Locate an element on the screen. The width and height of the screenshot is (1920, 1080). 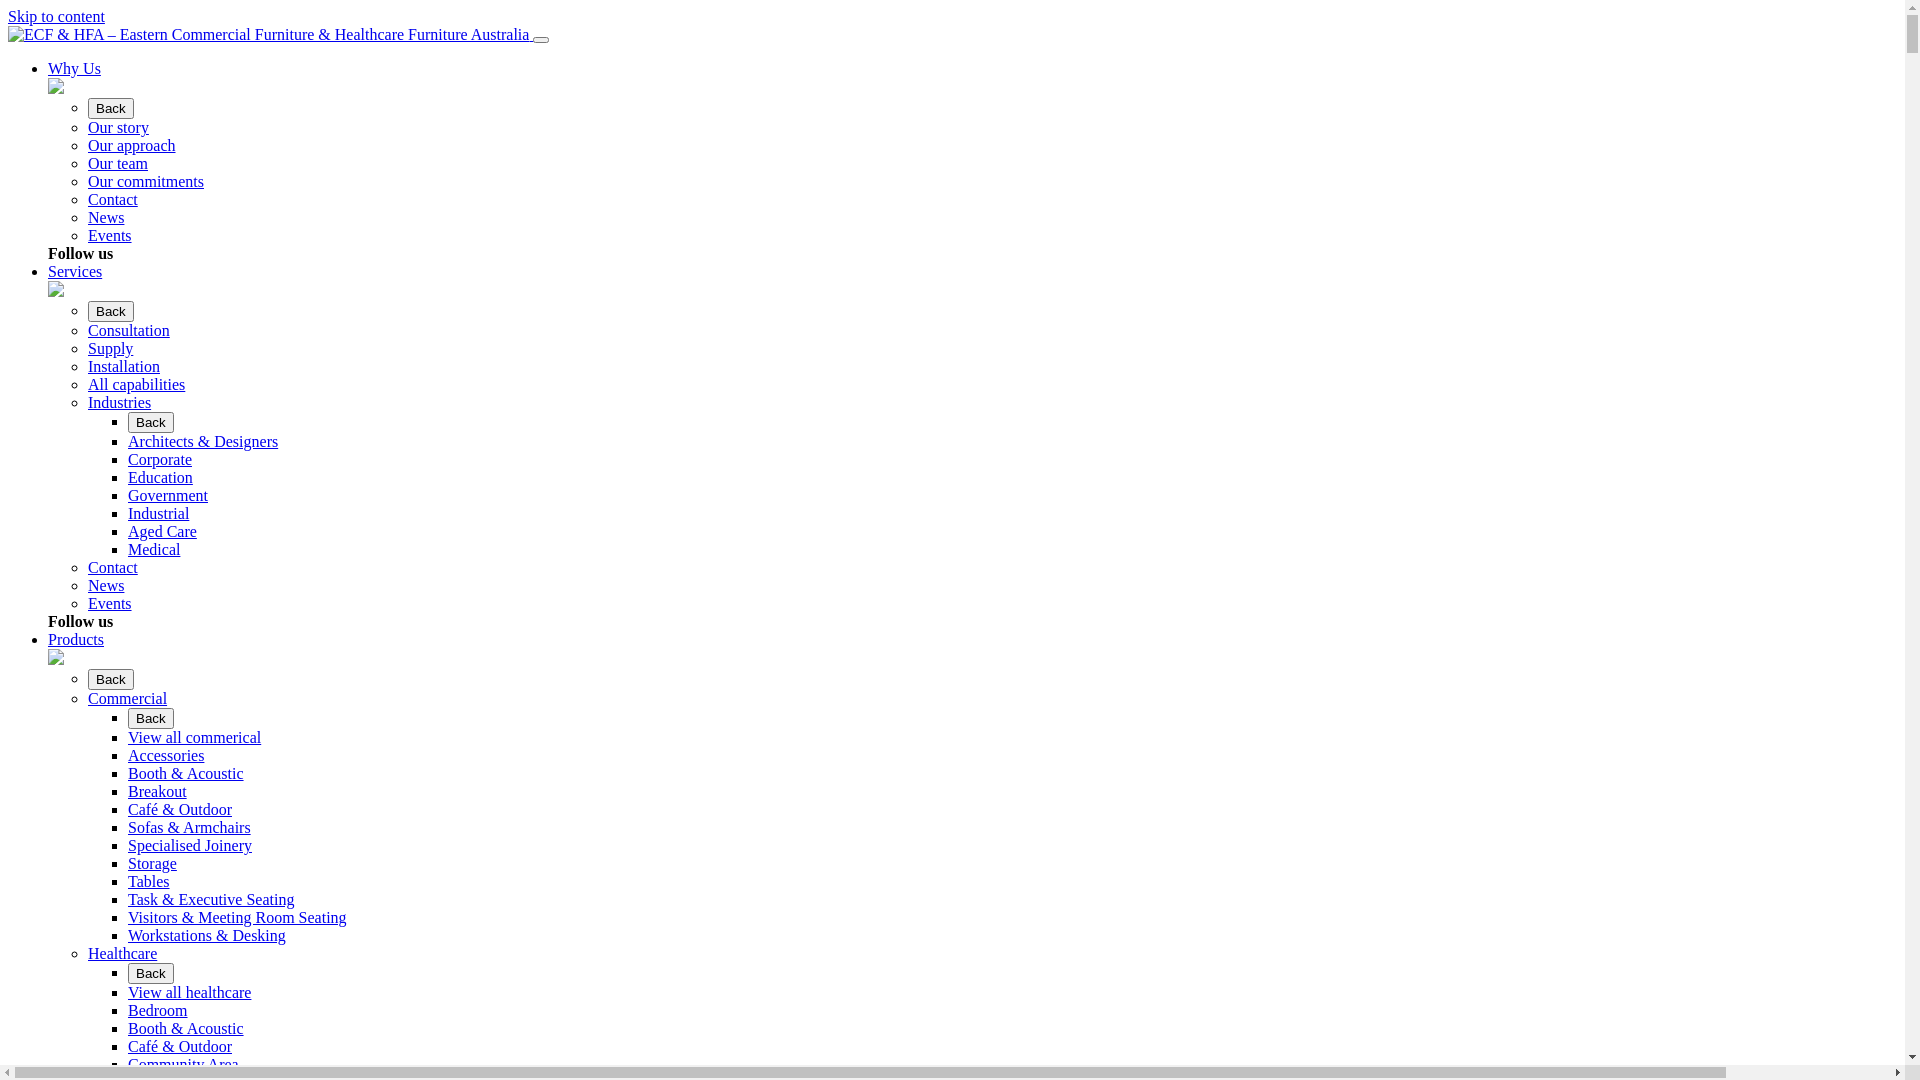
'Back' is located at coordinates (109, 311).